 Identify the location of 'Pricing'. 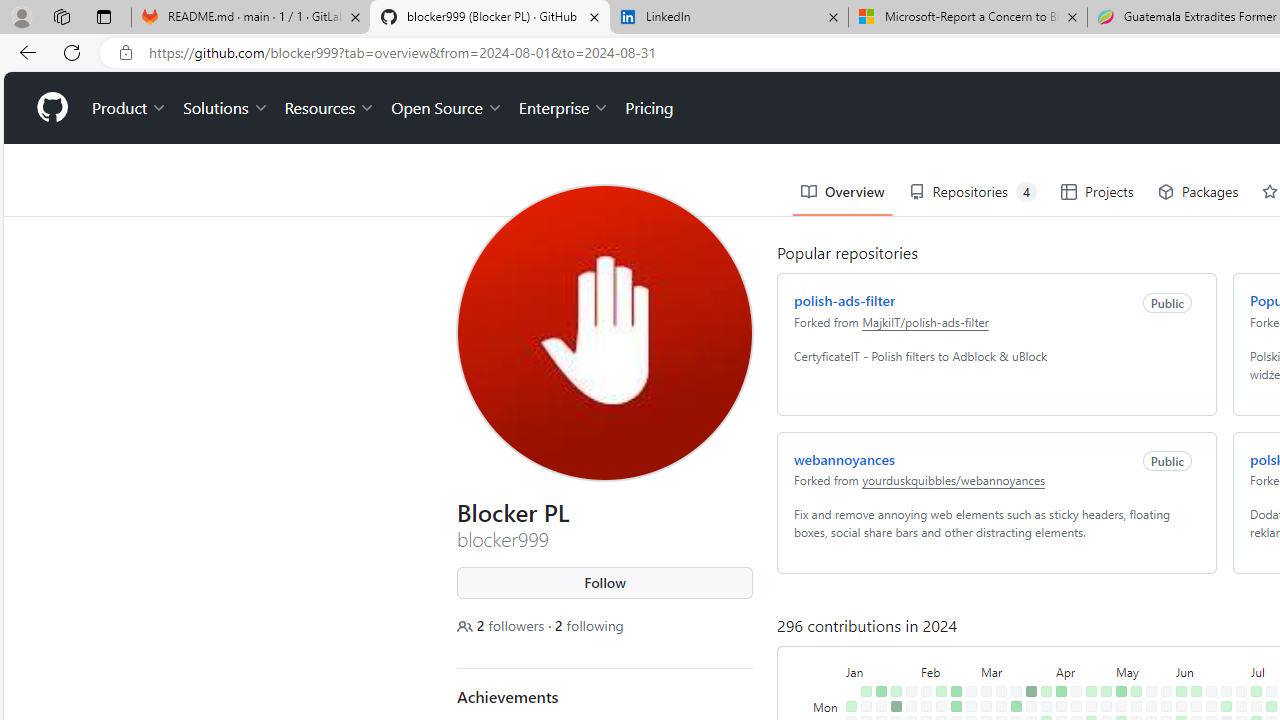
(649, 108).